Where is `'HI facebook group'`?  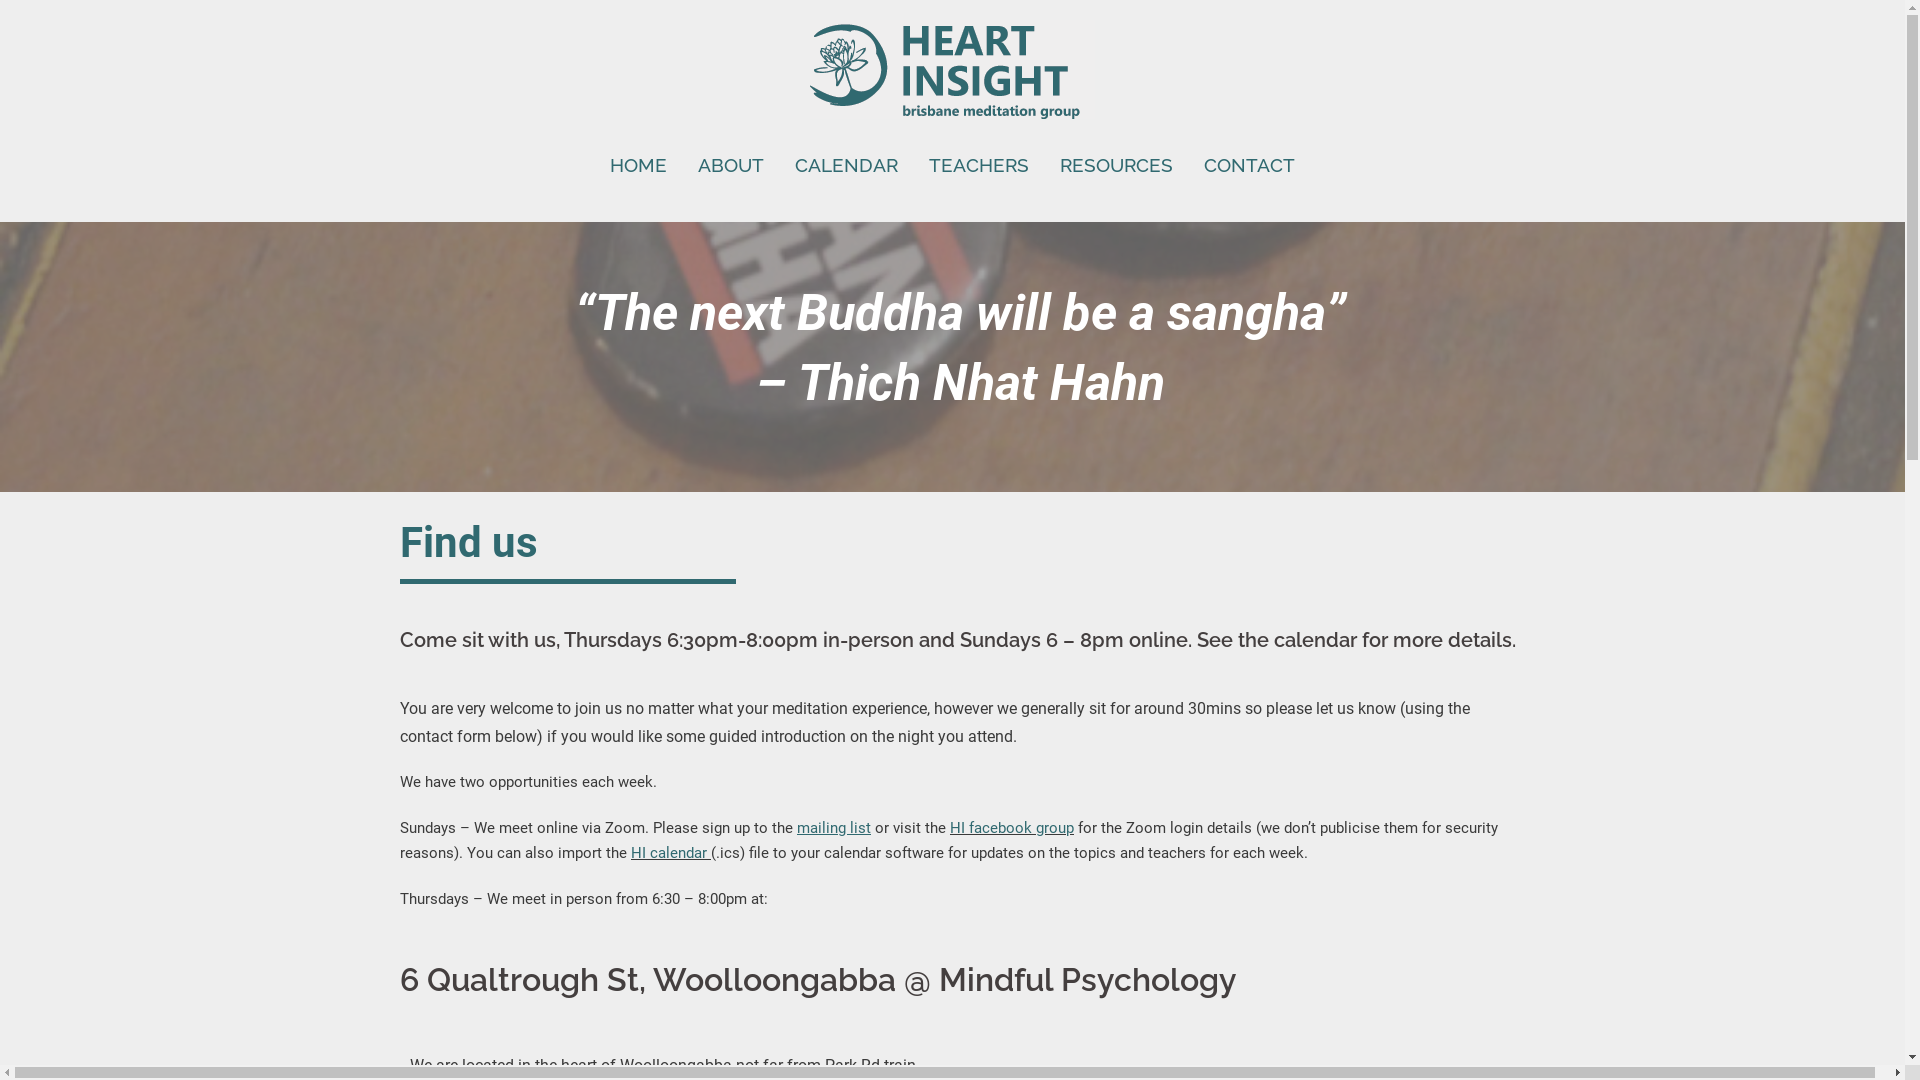
'HI facebook group' is located at coordinates (1012, 828).